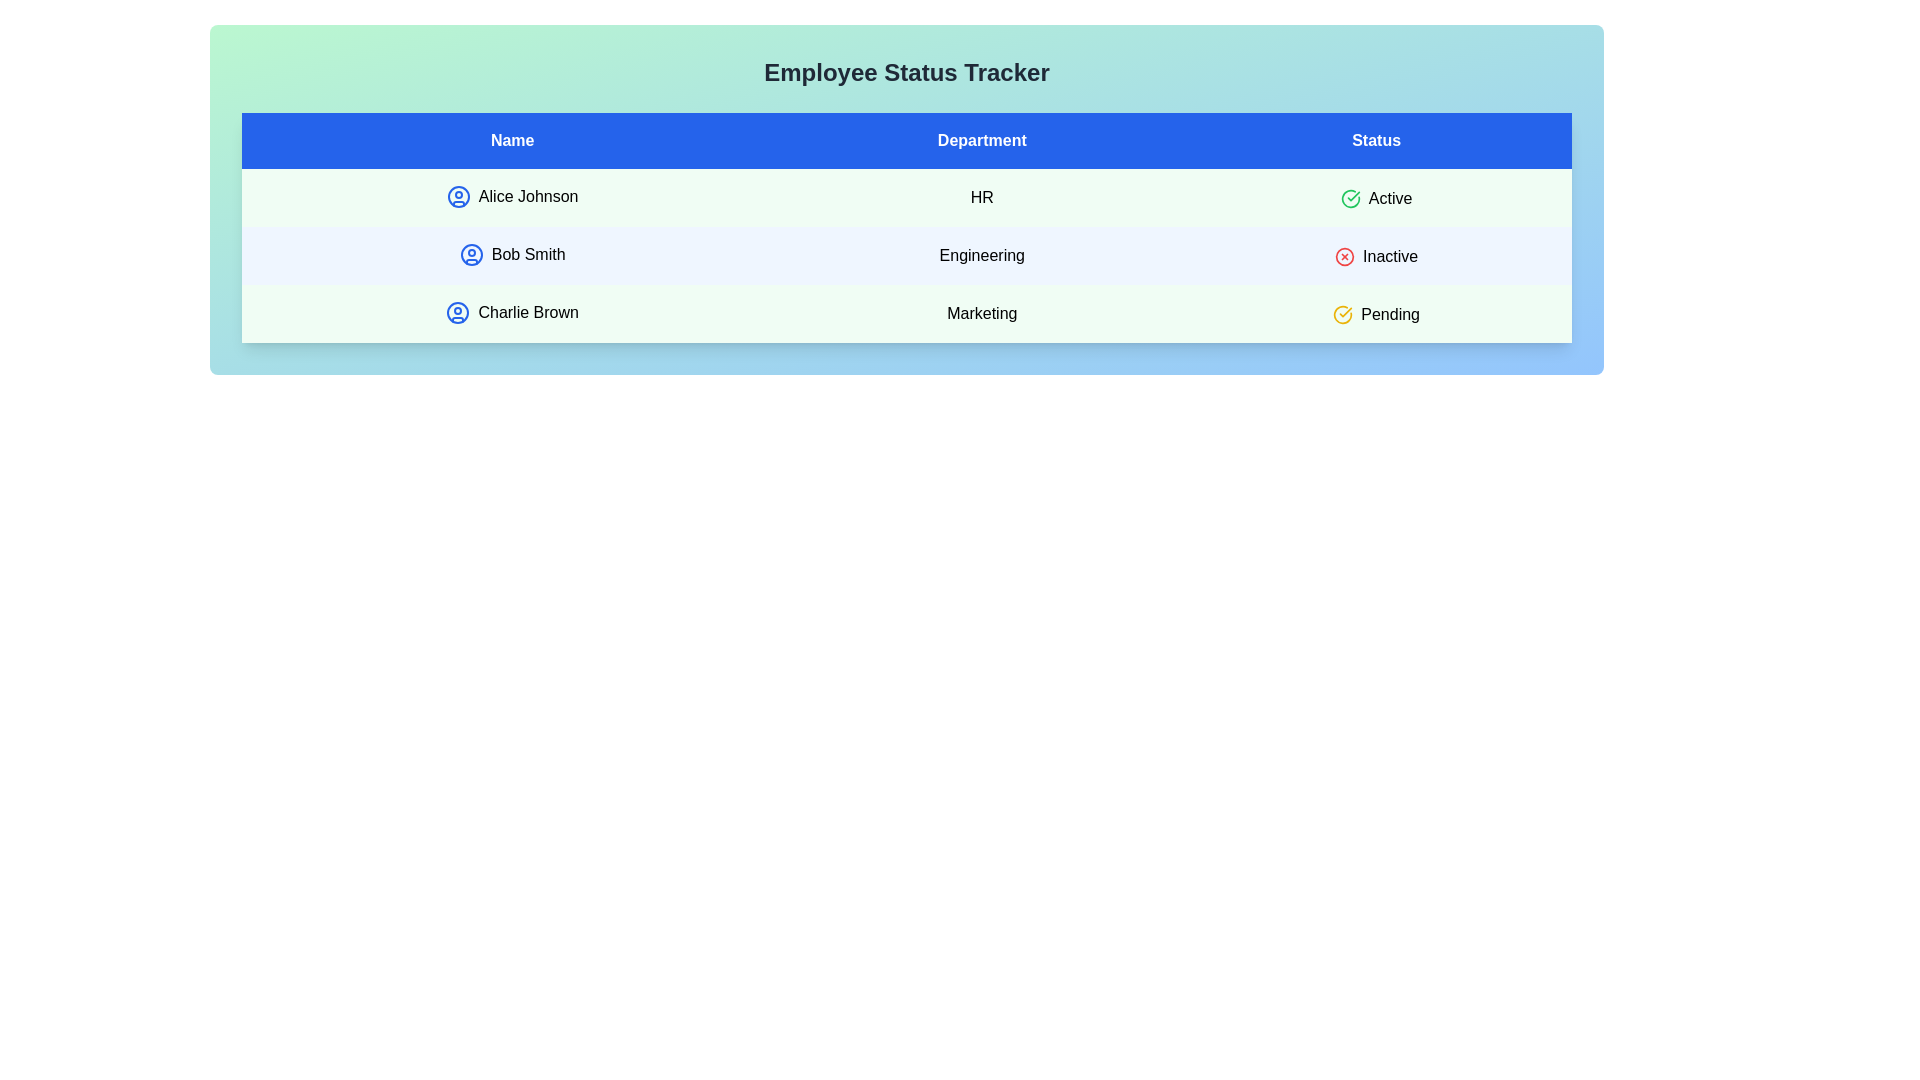 Image resolution: width=1920 pixels, height=1080 pixels. What do you see at coordinates (906, 254) in the screenshot?
I see `the row corresponding to Bob Smith` at bounding box center [906, 254].